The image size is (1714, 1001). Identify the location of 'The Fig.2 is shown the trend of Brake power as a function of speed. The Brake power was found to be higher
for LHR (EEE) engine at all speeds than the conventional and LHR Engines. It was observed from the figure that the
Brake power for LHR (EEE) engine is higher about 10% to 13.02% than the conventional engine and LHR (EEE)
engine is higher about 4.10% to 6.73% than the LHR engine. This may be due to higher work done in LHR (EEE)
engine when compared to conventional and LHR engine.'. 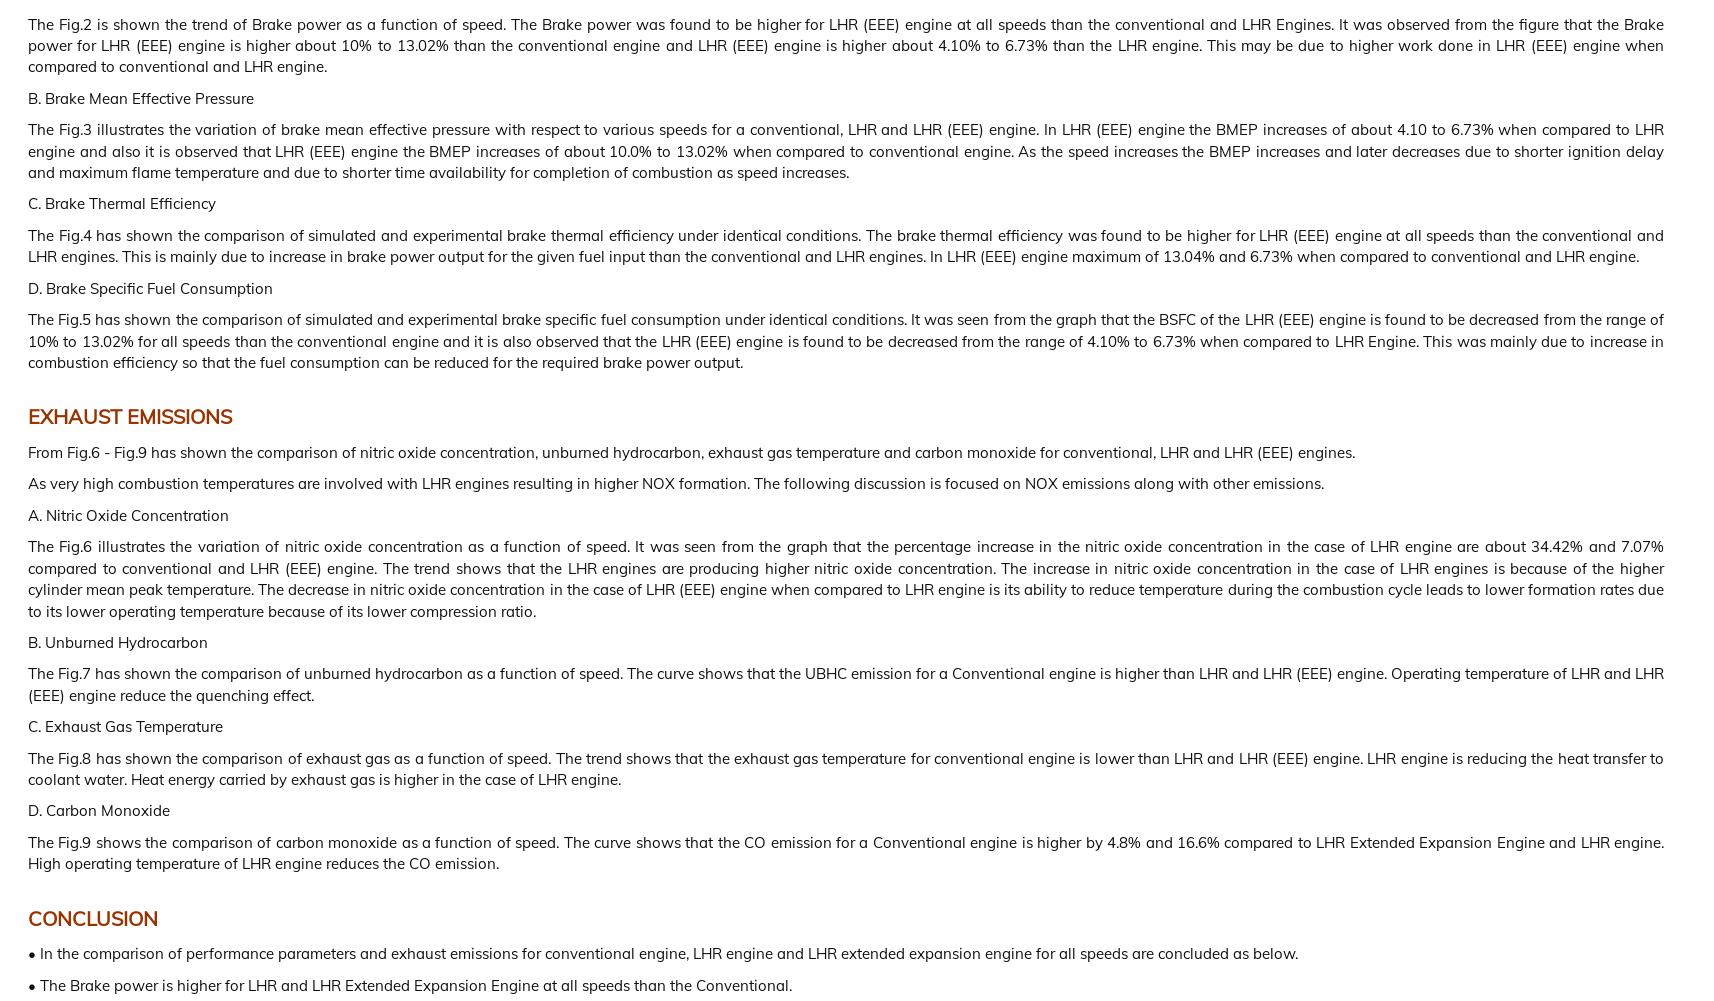
(26, 45).